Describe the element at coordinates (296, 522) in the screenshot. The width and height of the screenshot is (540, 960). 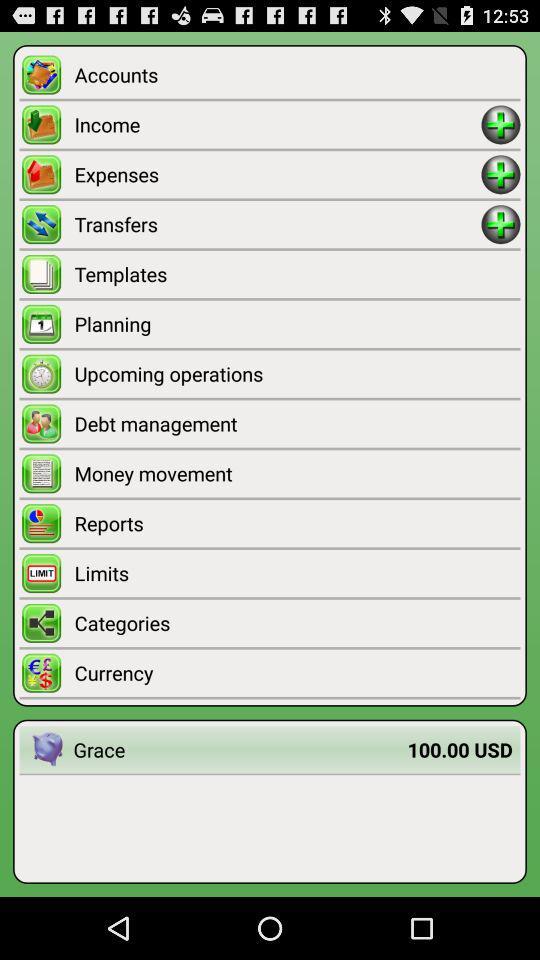
I see `the reports item` at that location.